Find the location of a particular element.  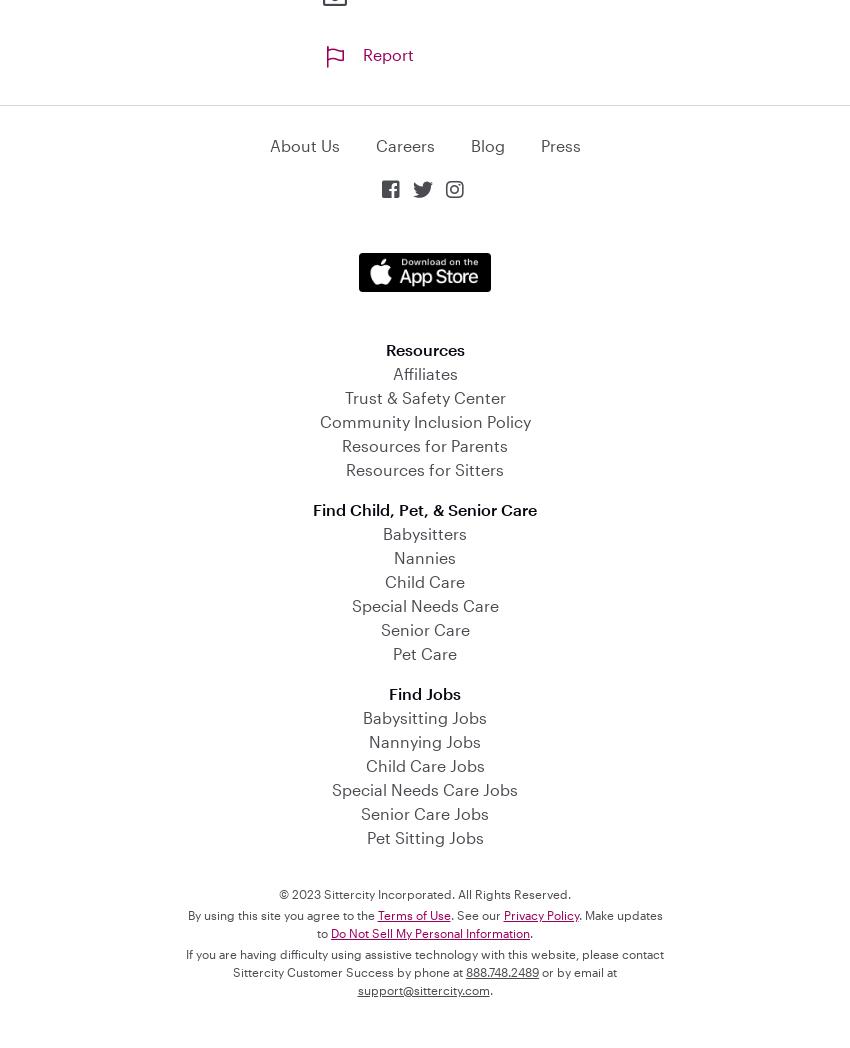

'or by email at' is located at coordinates (578, 969).